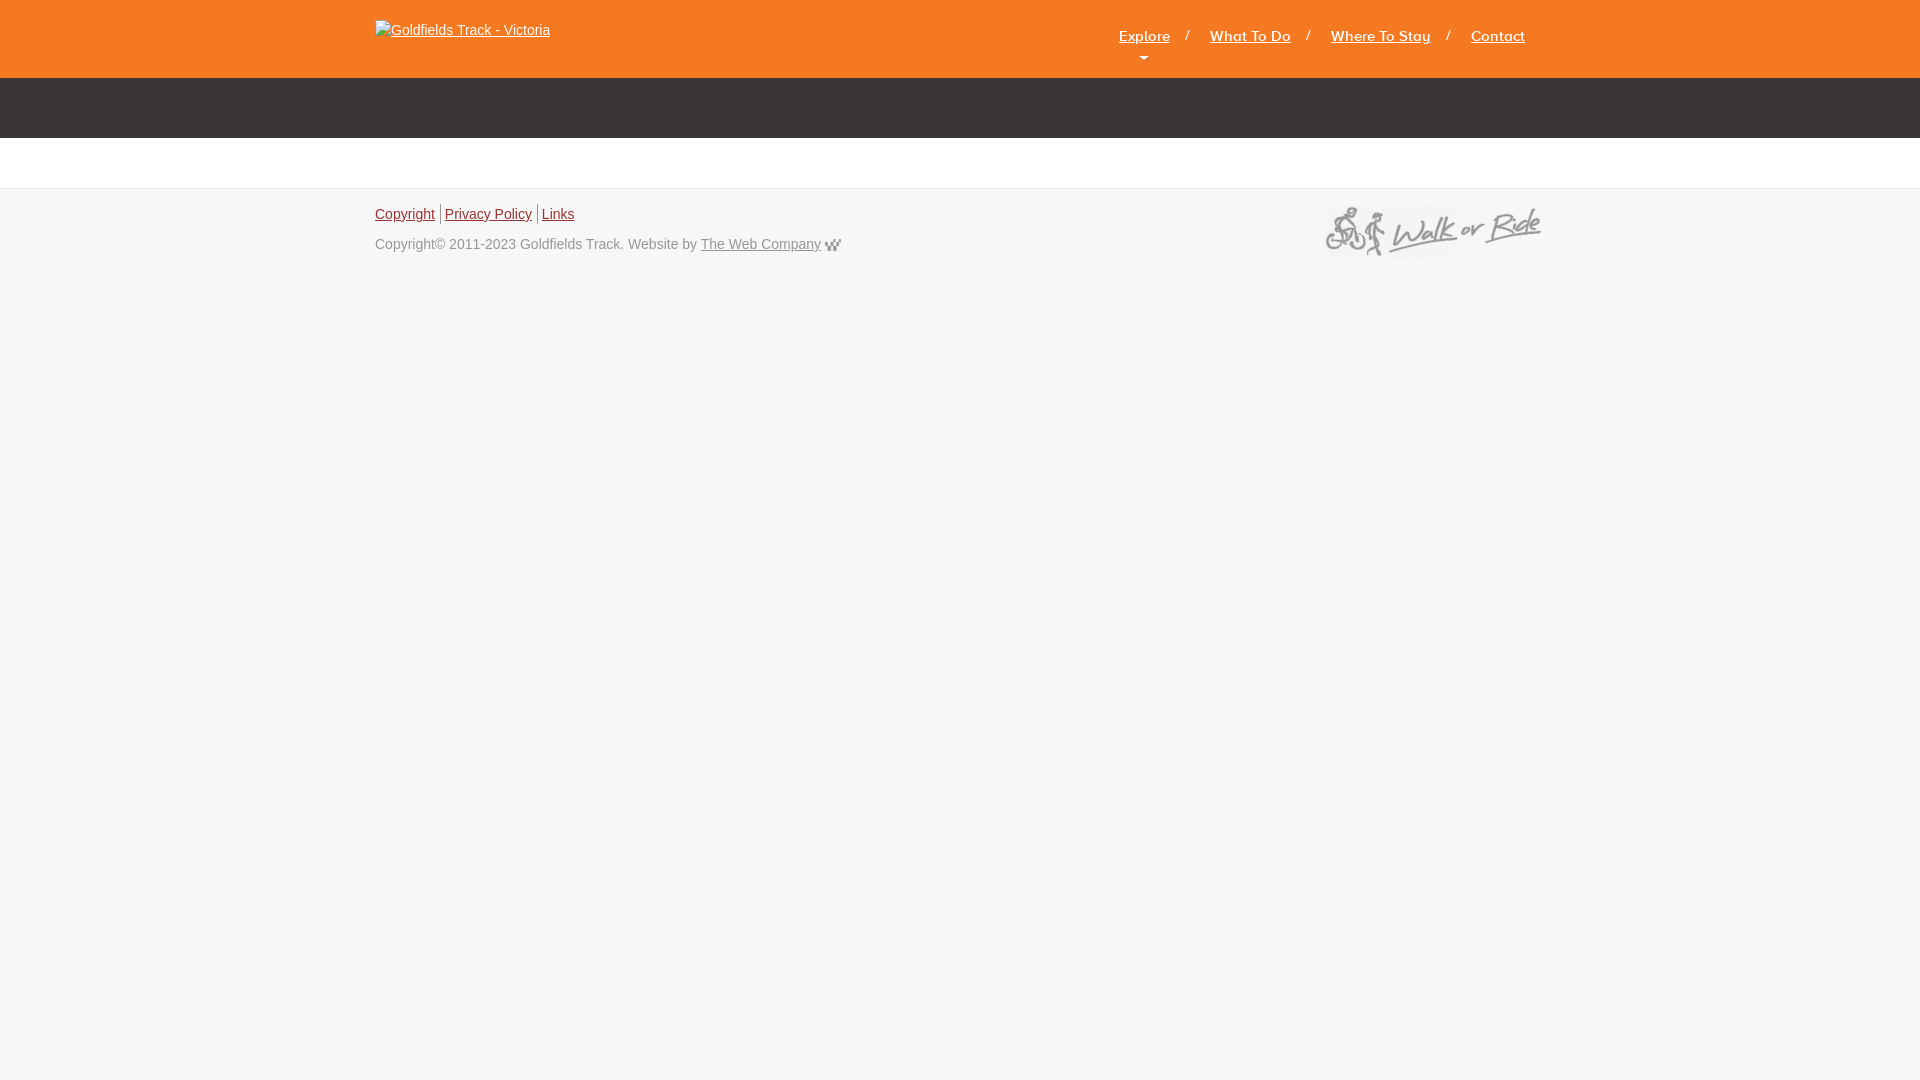 The image size is (1920, 1080). Describe the element at coordinates (469, 38) in the screenshot. I see `'Goldfields Track'` at that location.